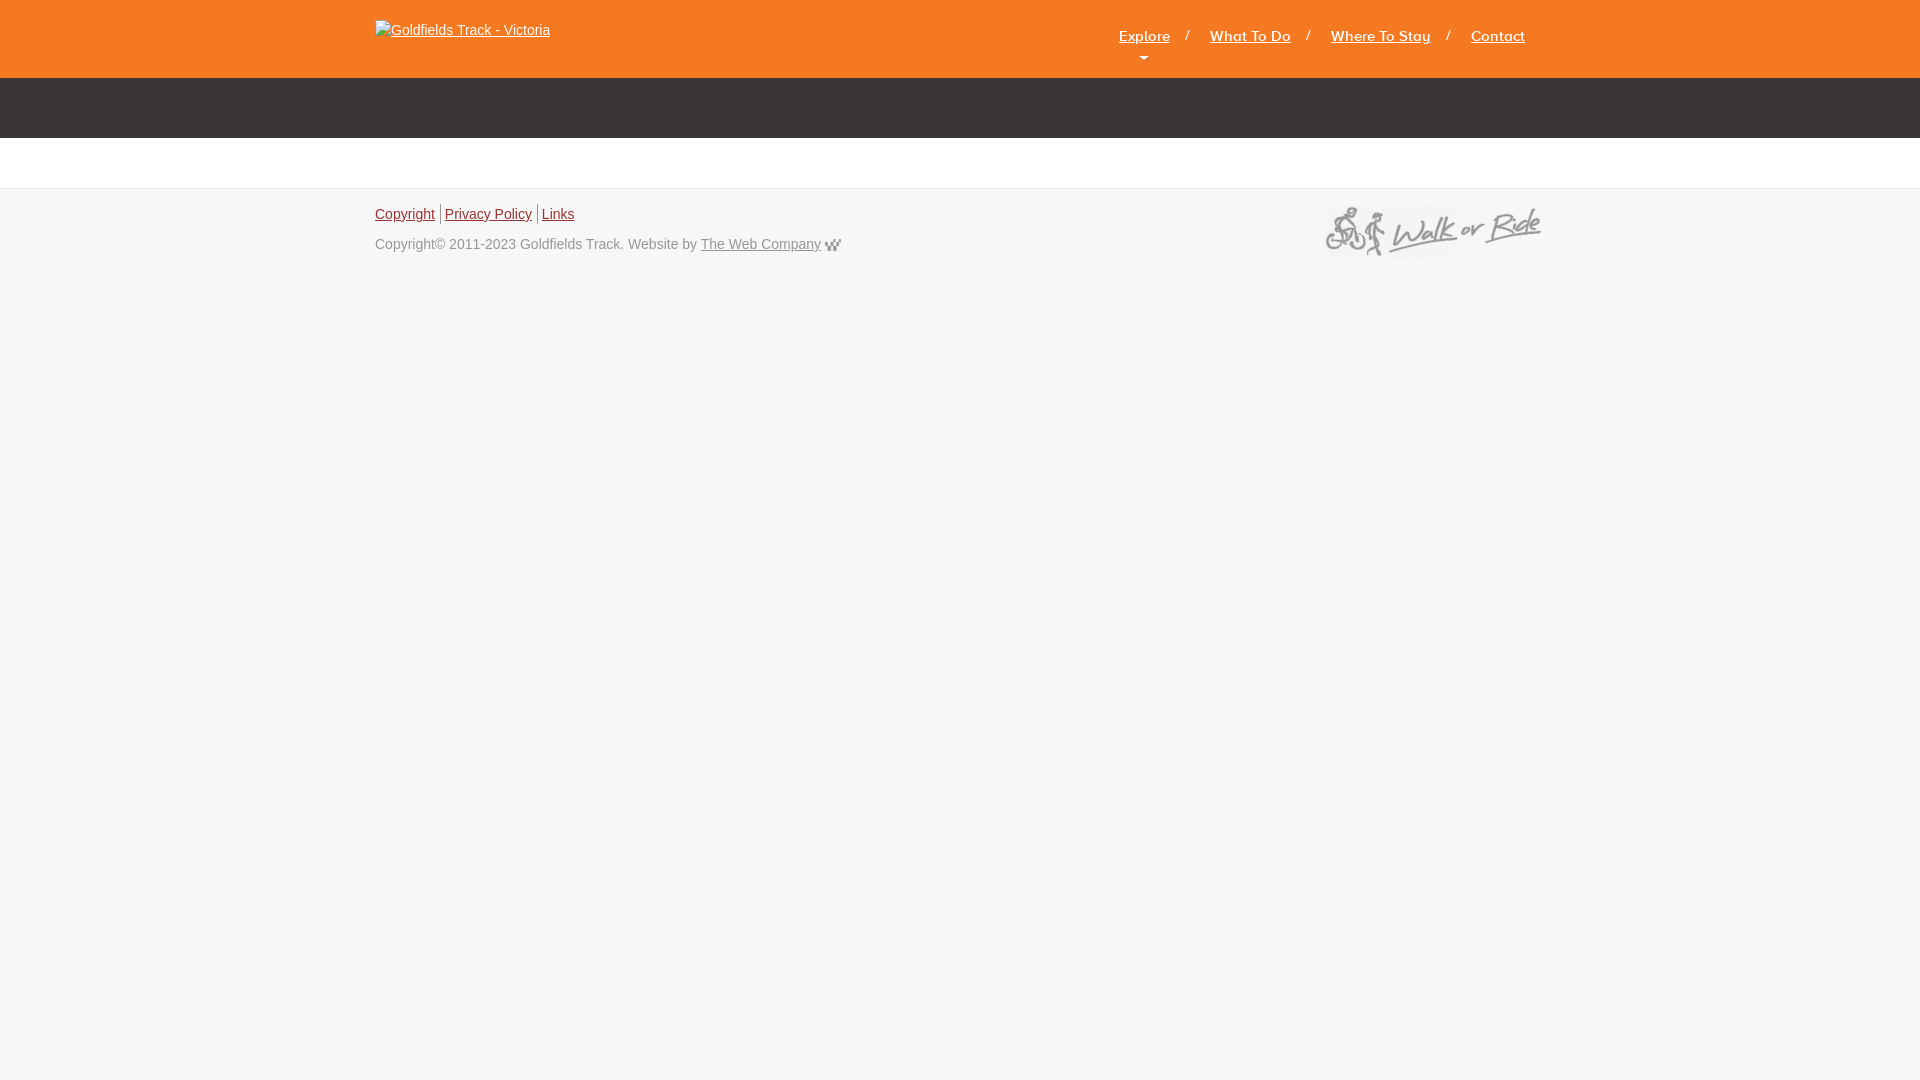 The image size is (1920, 1080). Describe the element at coordinates (469, 38) in the screenshot. I see `'Goldfields Track'` at that location.